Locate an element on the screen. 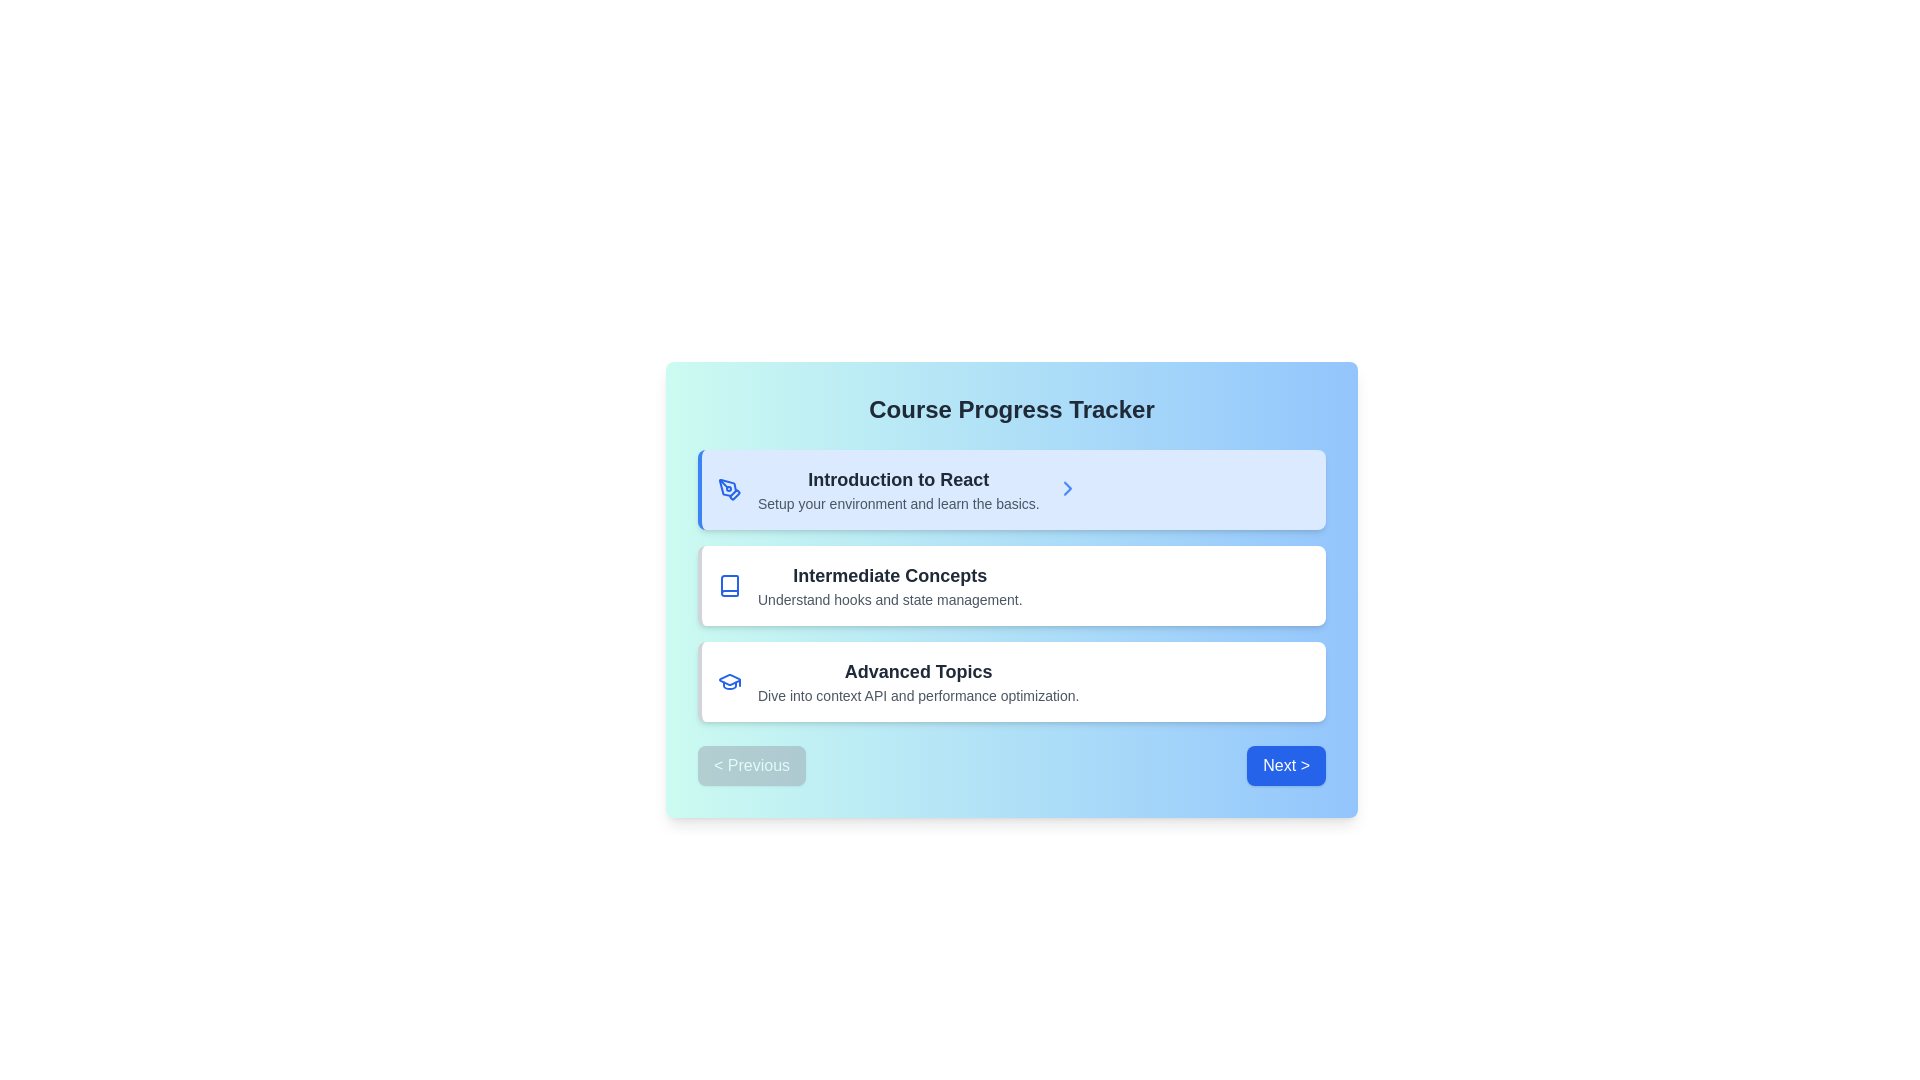 The width and height of the screenshot is (1920, 1080). the second content module titled 'Intermediate Concepts' is located at coordinates (1012, 585).